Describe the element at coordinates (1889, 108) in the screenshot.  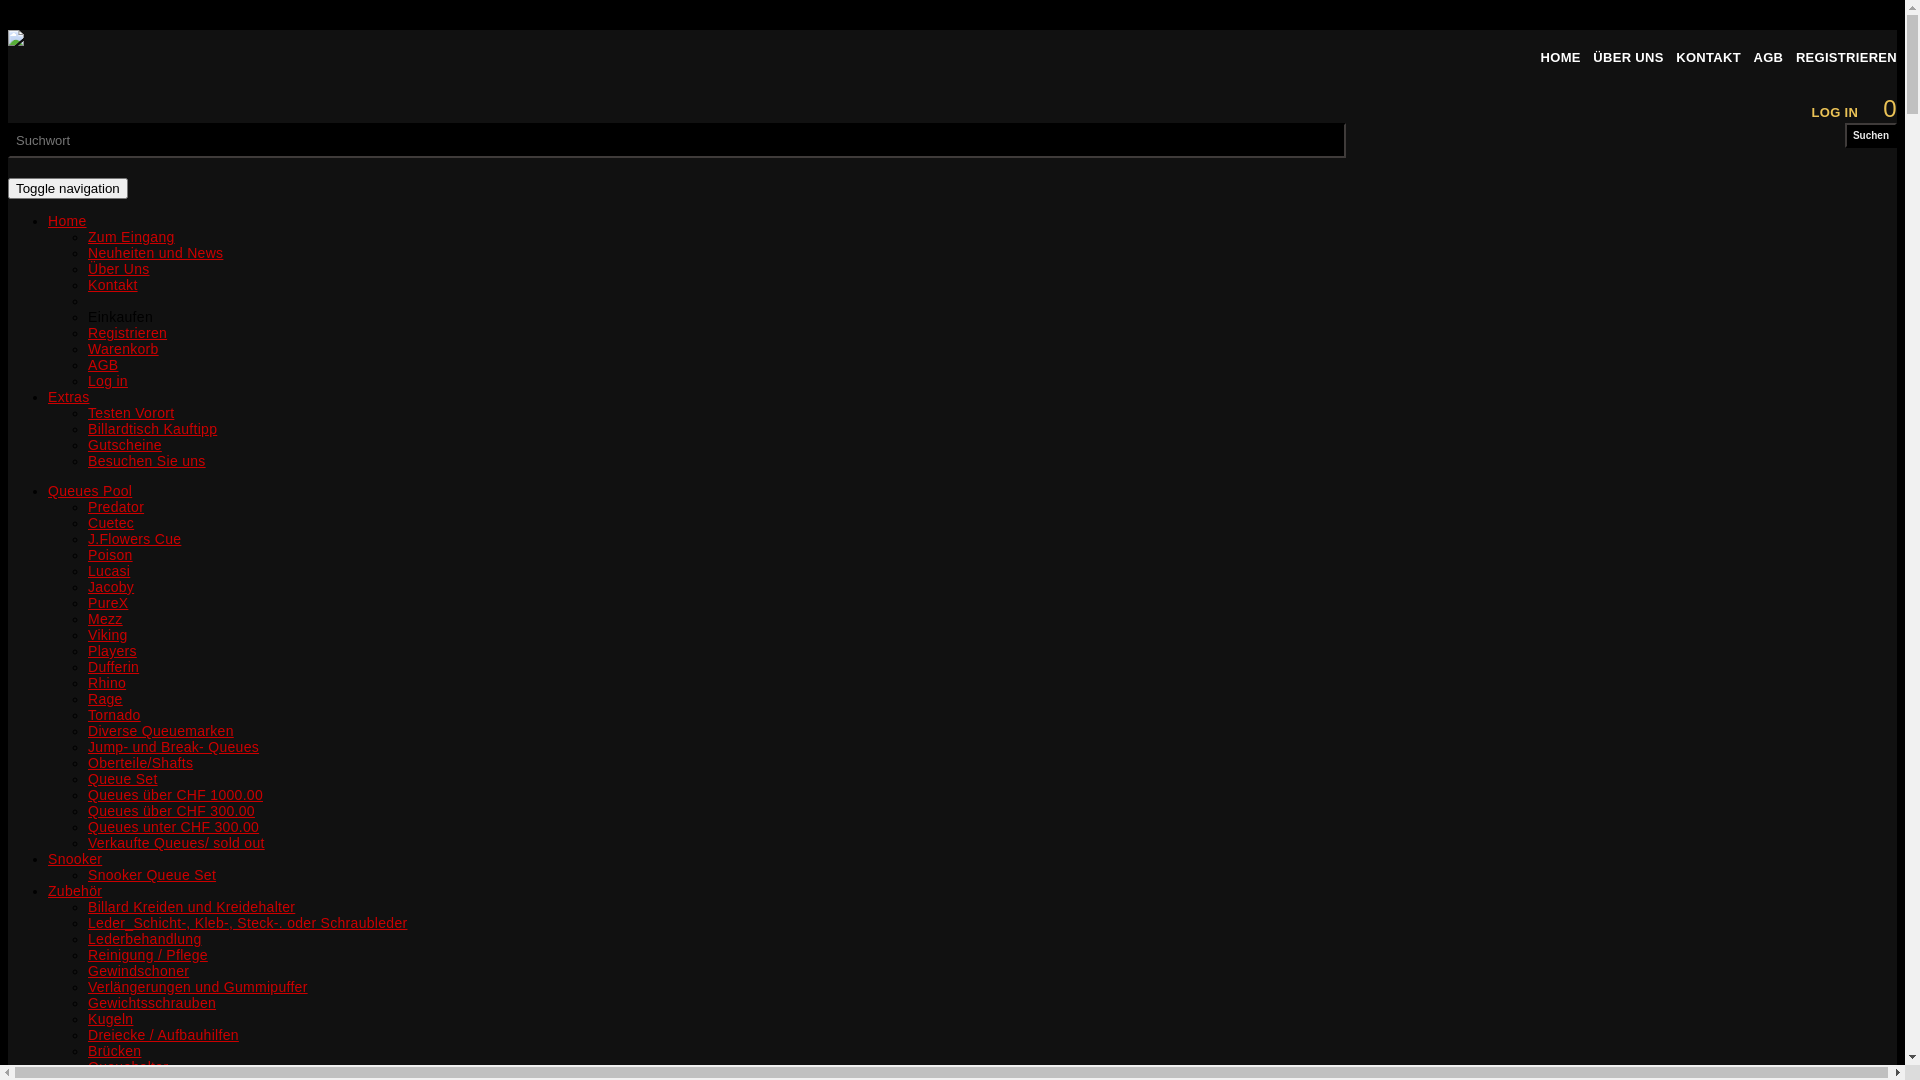
I see `'0'` at that location.